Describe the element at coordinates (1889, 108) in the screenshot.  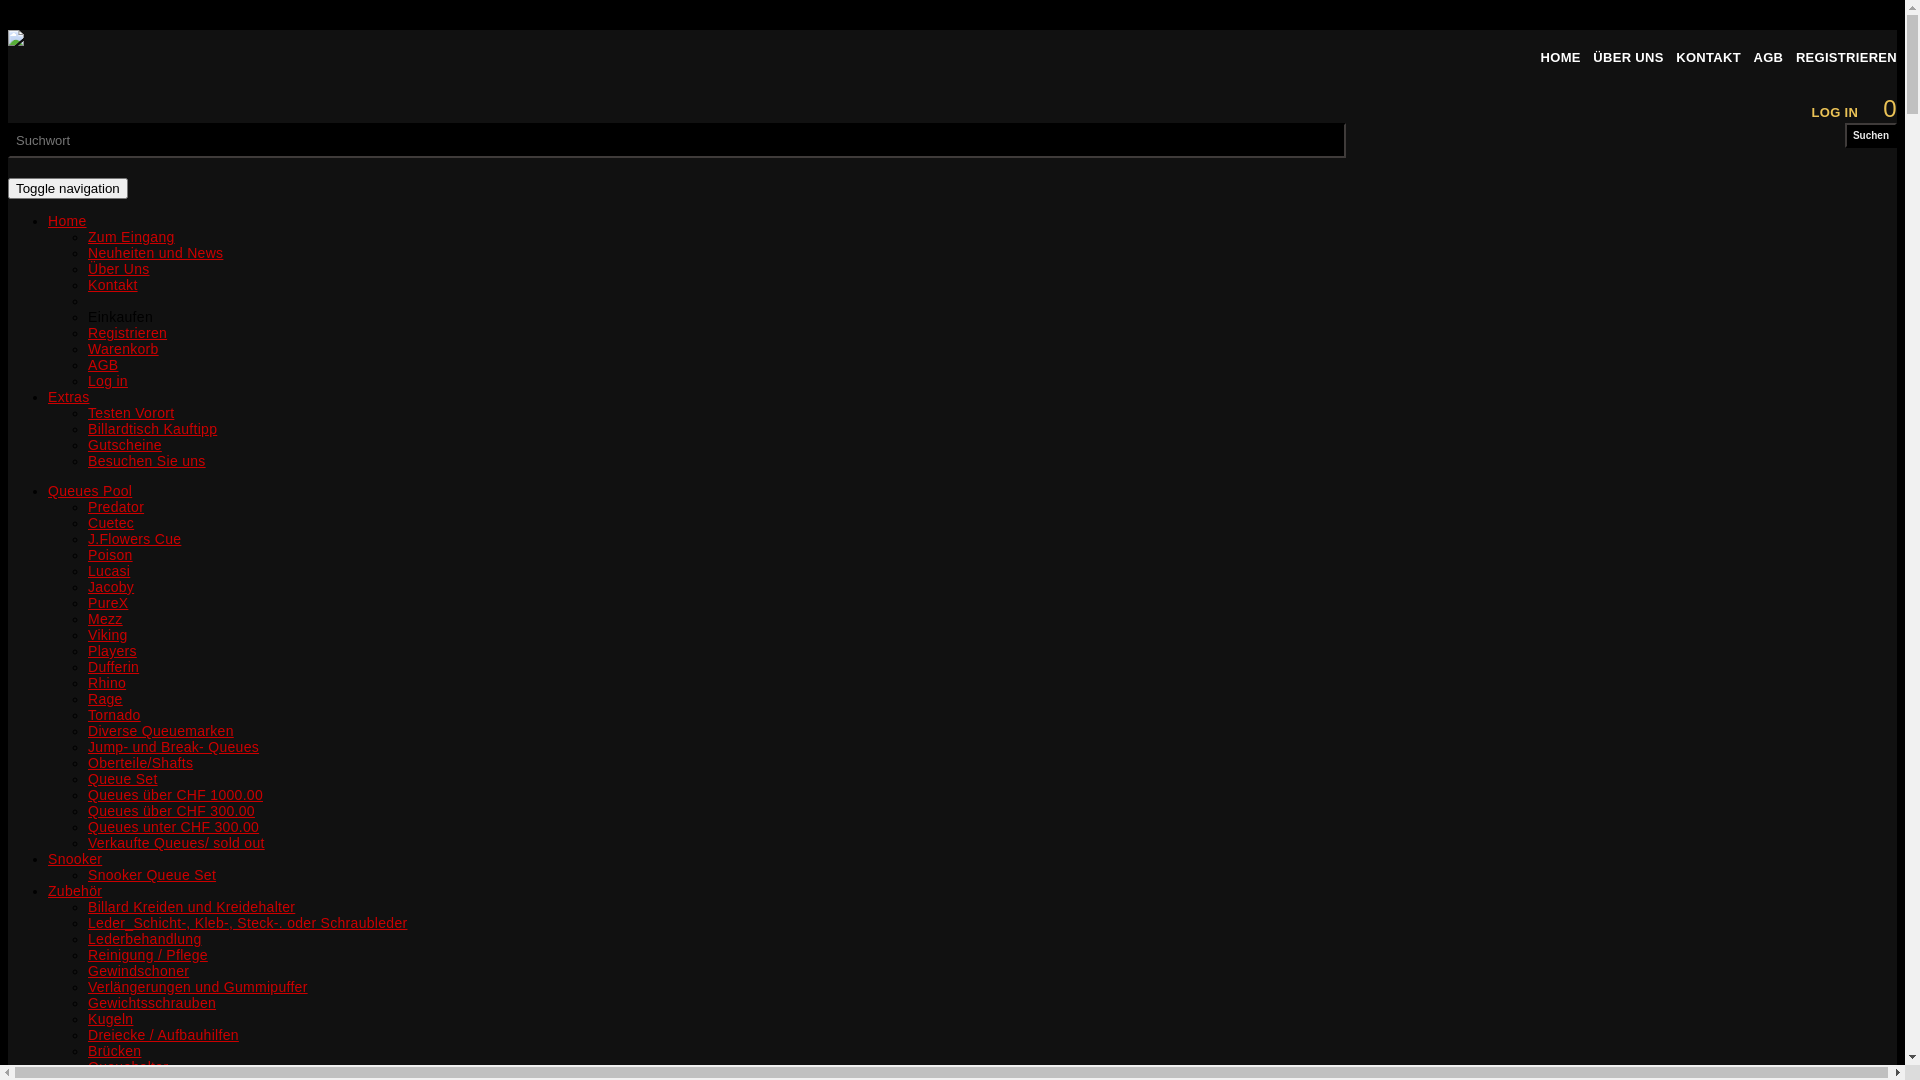
I see `'0'` at that location.